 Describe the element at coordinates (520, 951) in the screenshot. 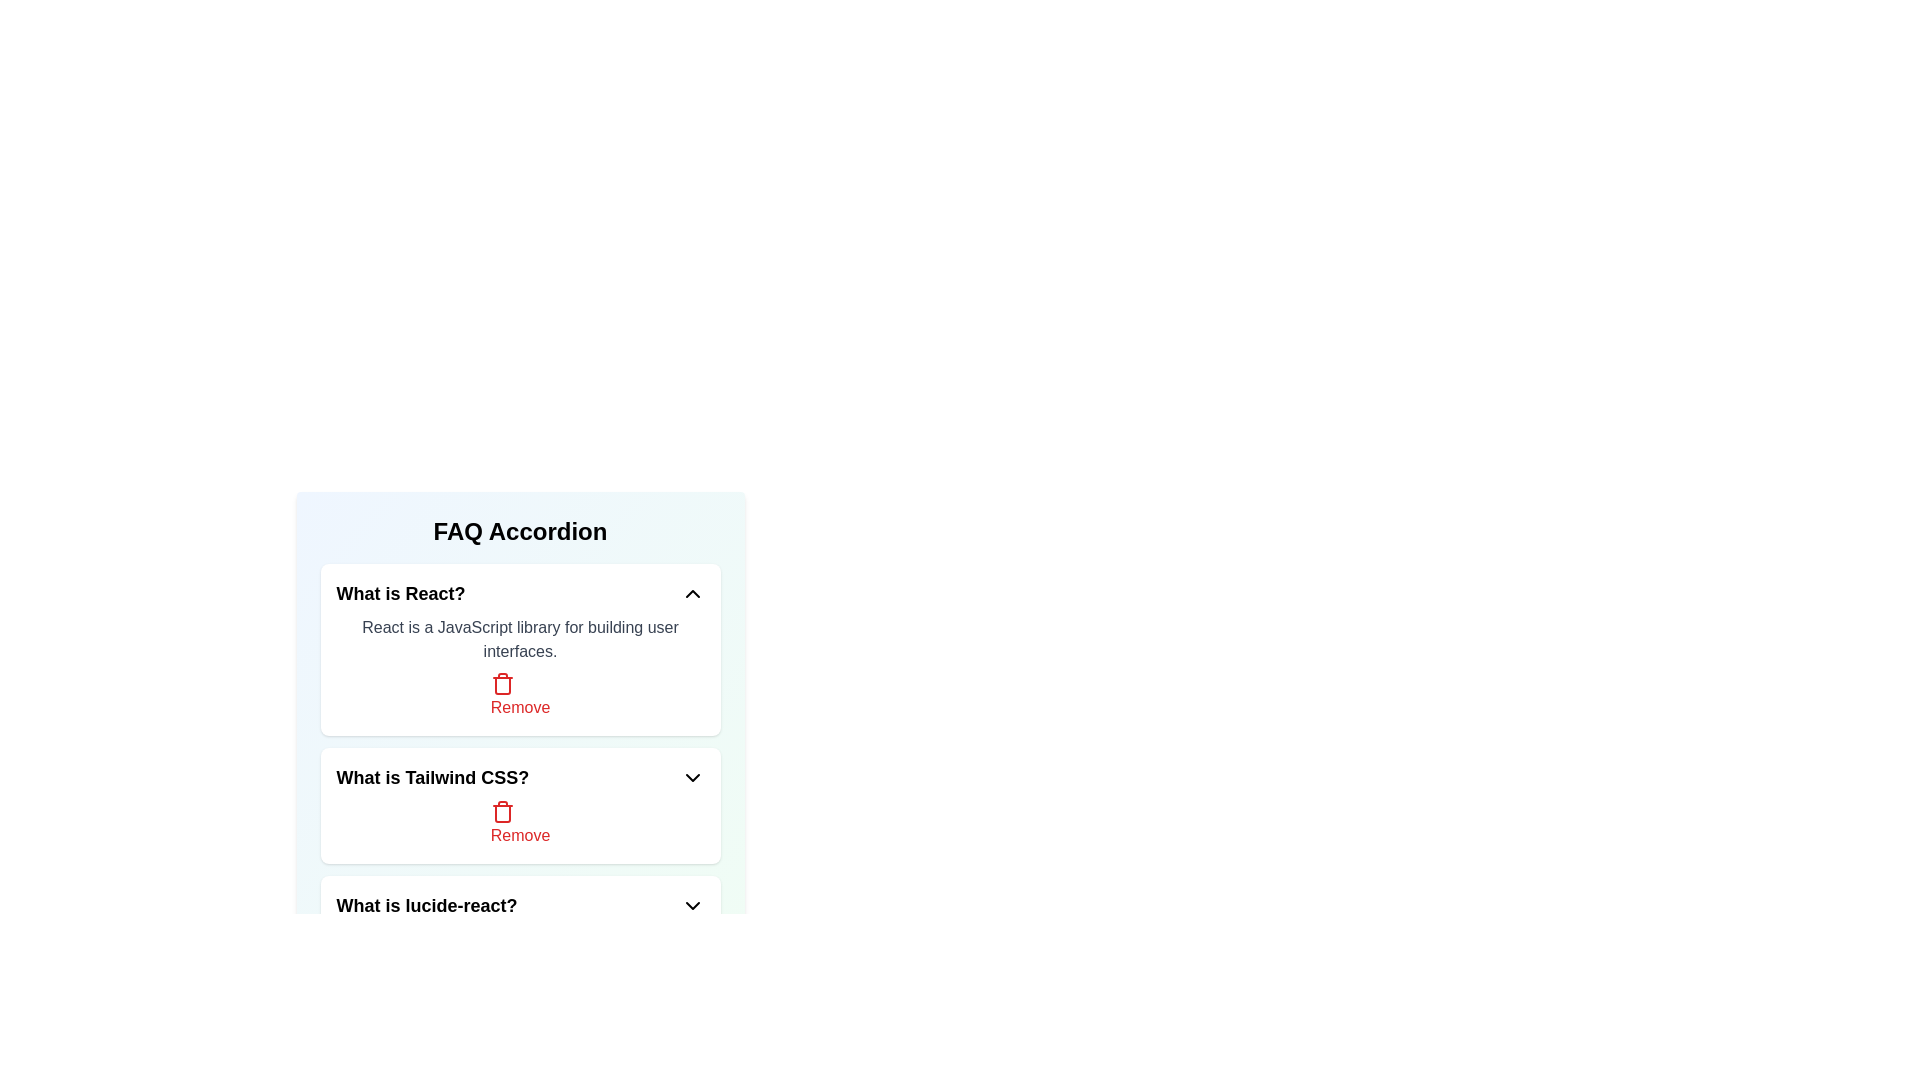

I see `'Remove' button for the FAQ item titled 'What is lucide-react?'` at that location.